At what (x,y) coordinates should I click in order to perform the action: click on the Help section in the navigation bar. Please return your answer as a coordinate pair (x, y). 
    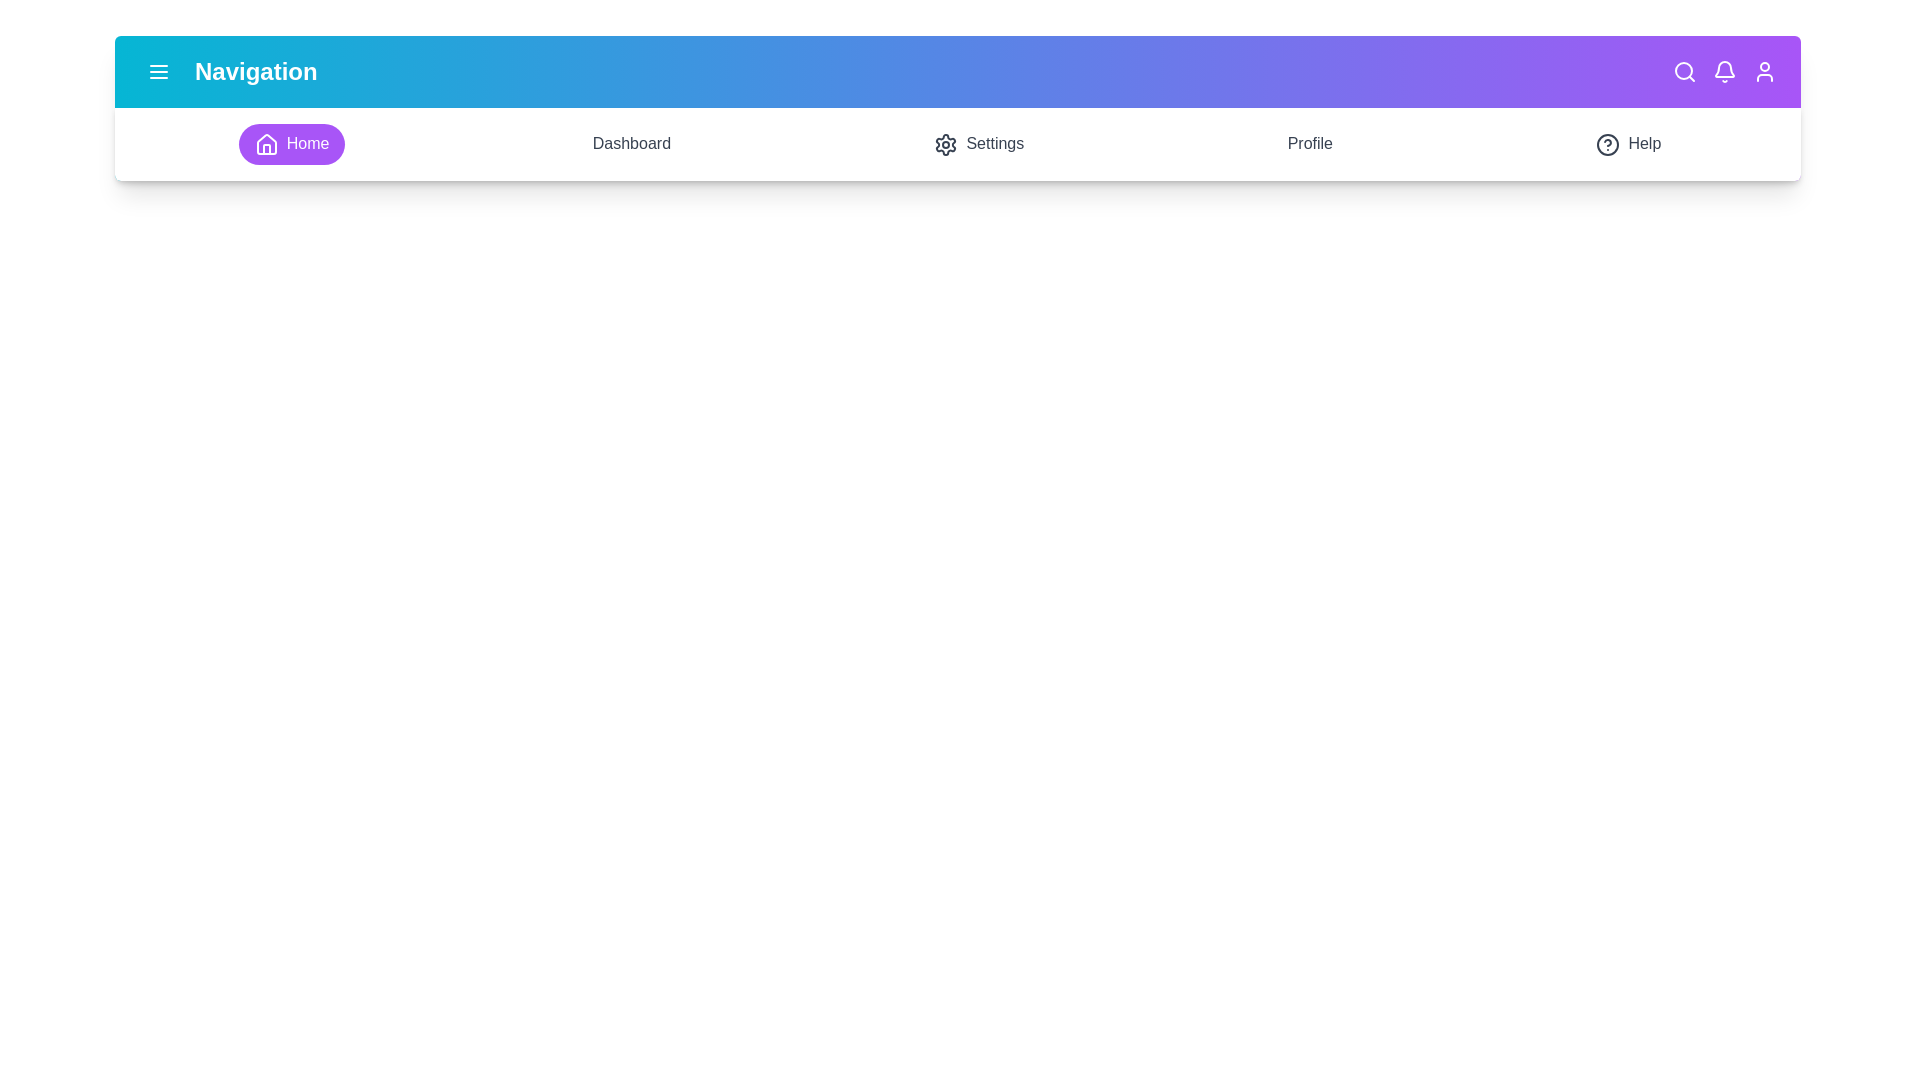
    Looking at the image, I should click on (1628, 142).